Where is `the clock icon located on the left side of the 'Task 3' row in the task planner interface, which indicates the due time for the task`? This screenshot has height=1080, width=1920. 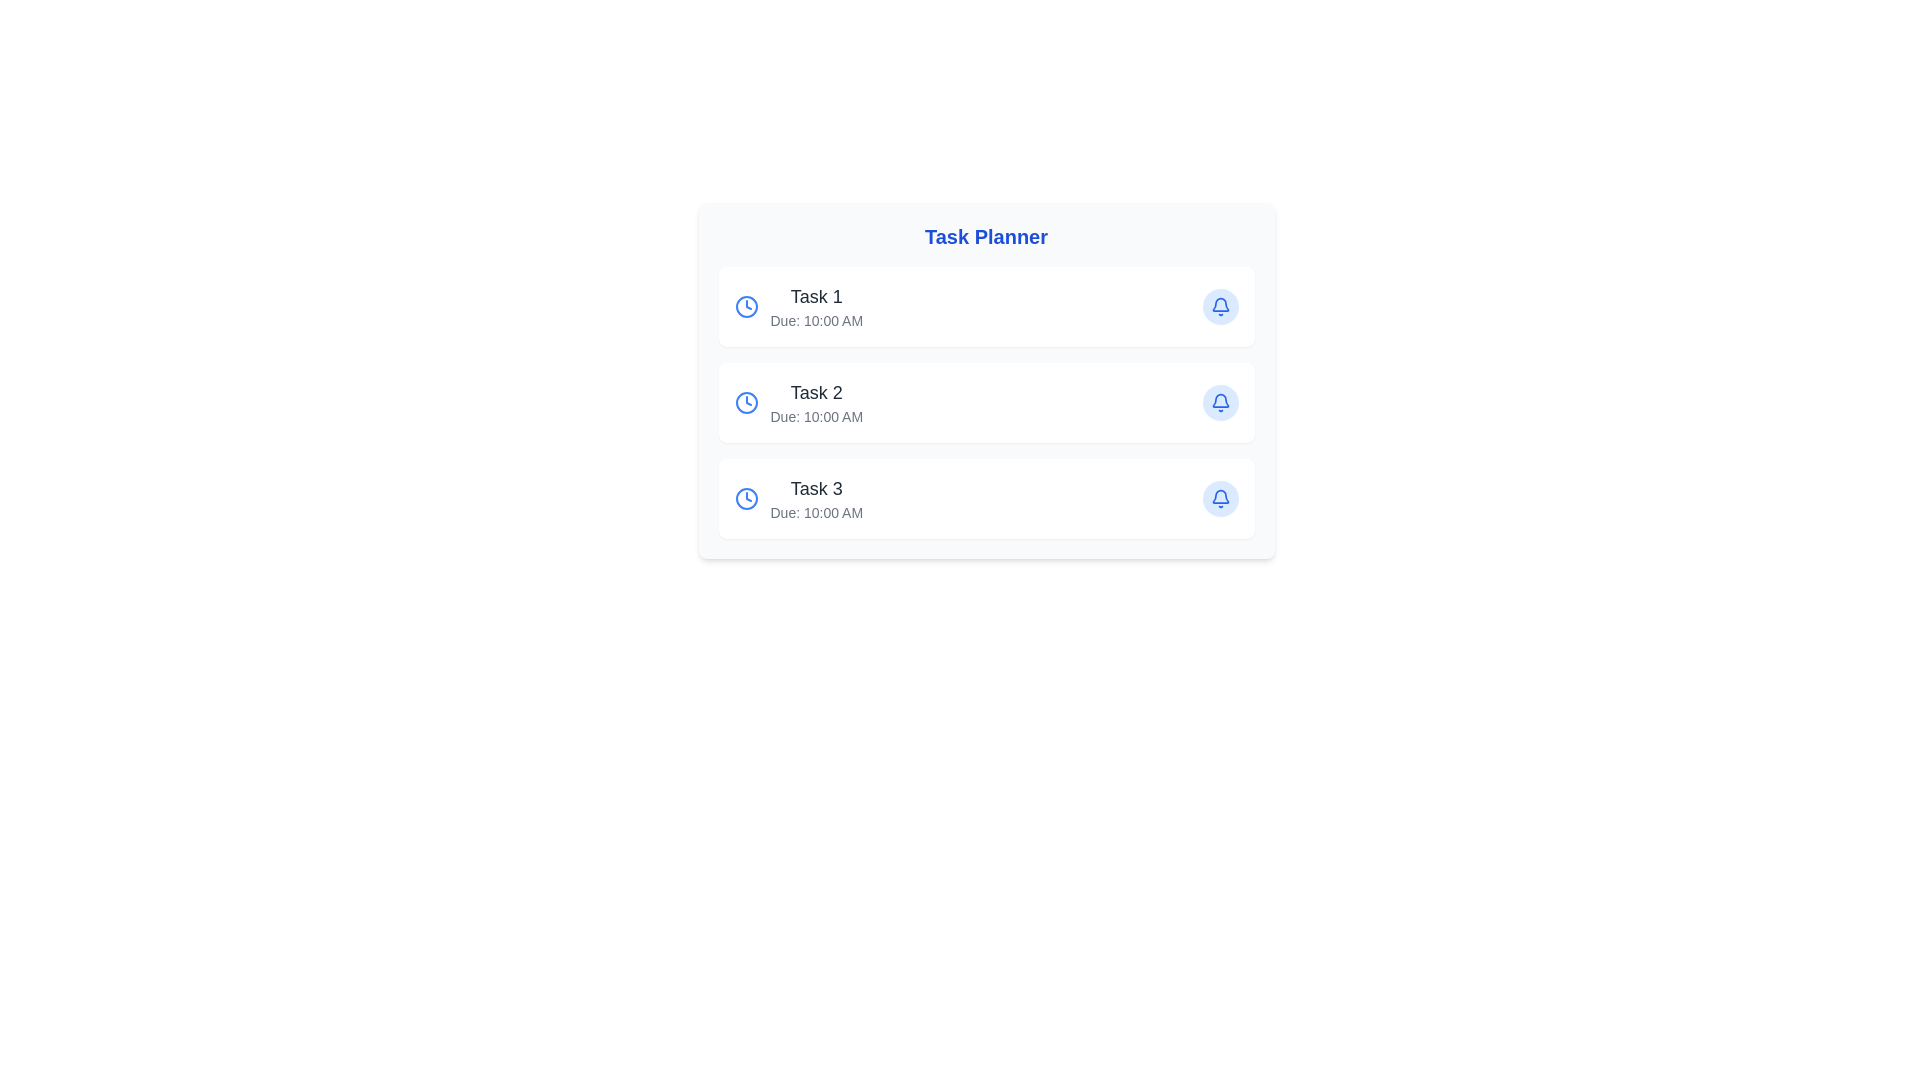
the clock icon located on the left side of the 'Task 3' row in the task planner interface, which indicates the due time for the task is located at coordinates (745, 497).